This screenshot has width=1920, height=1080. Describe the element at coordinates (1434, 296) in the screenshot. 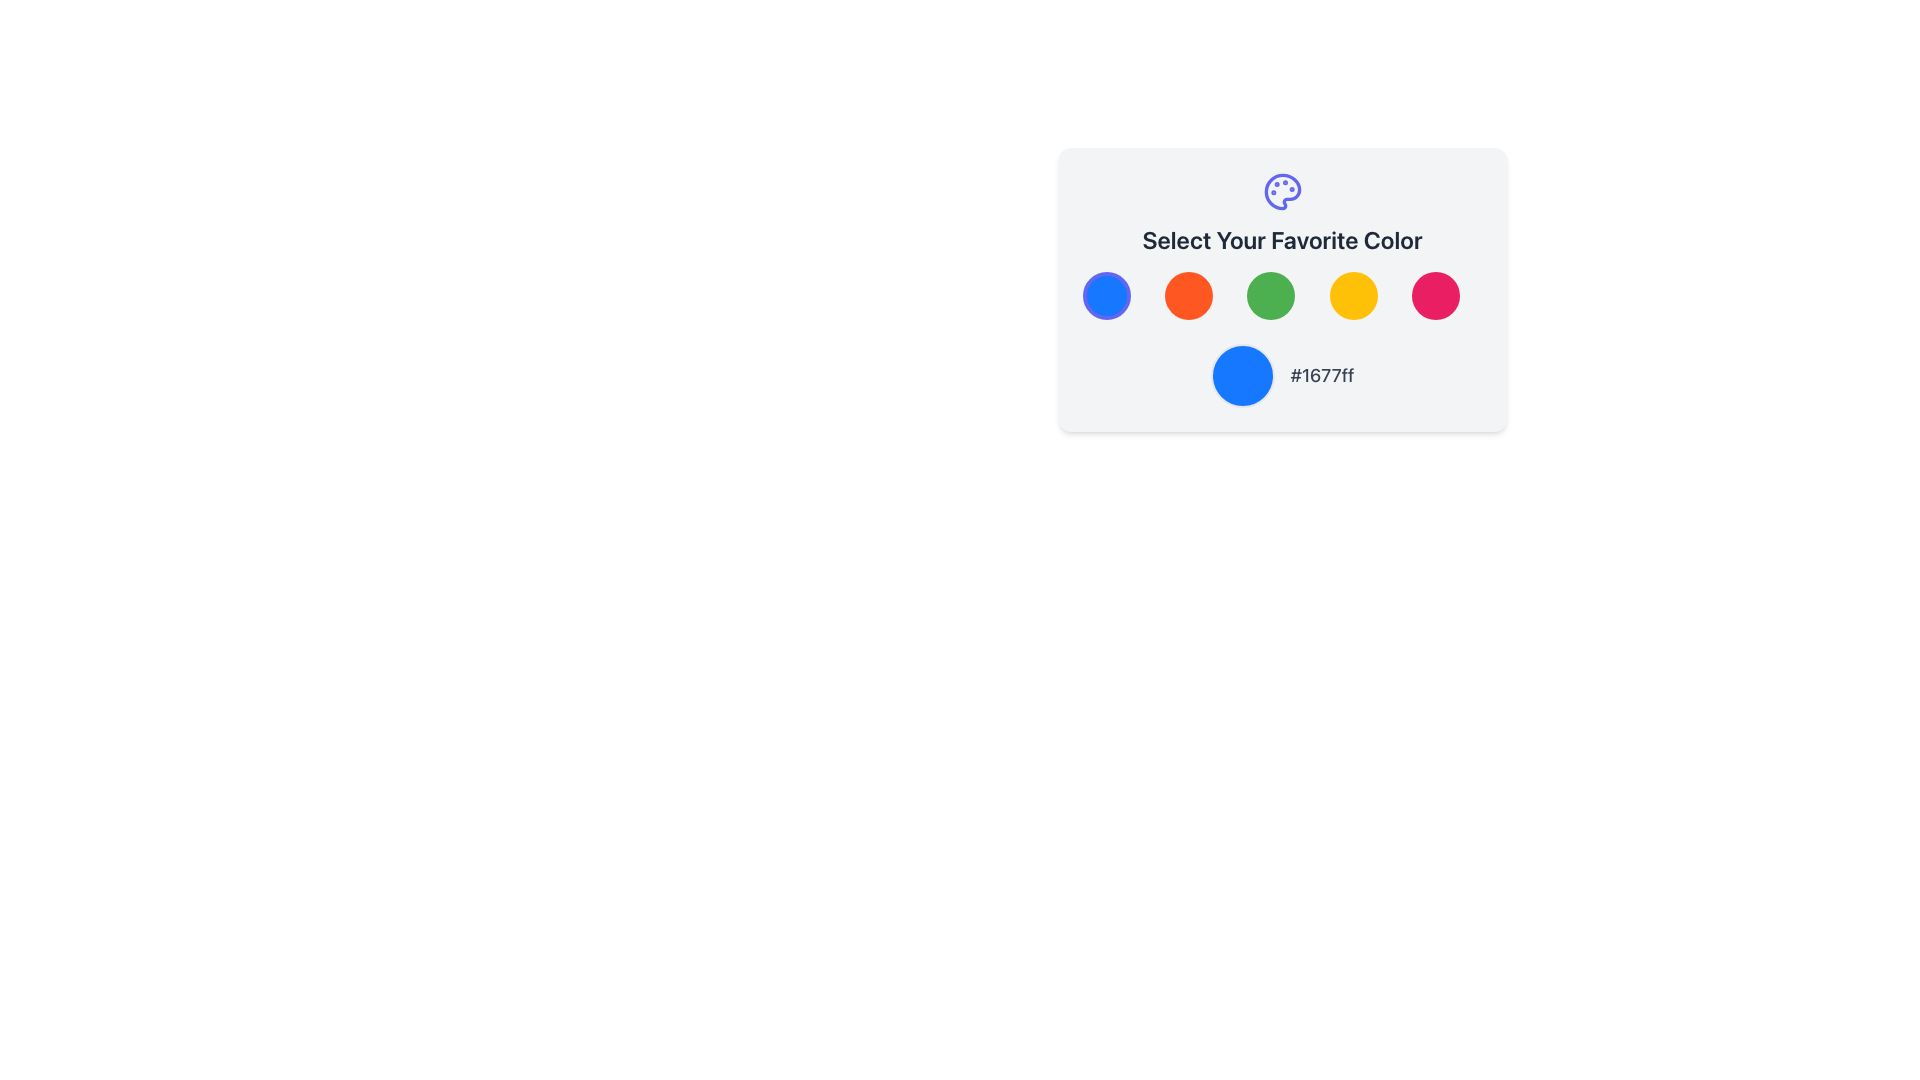

I see `the bright pink circular button located at the bottom-right position of the grid layout` at that location.